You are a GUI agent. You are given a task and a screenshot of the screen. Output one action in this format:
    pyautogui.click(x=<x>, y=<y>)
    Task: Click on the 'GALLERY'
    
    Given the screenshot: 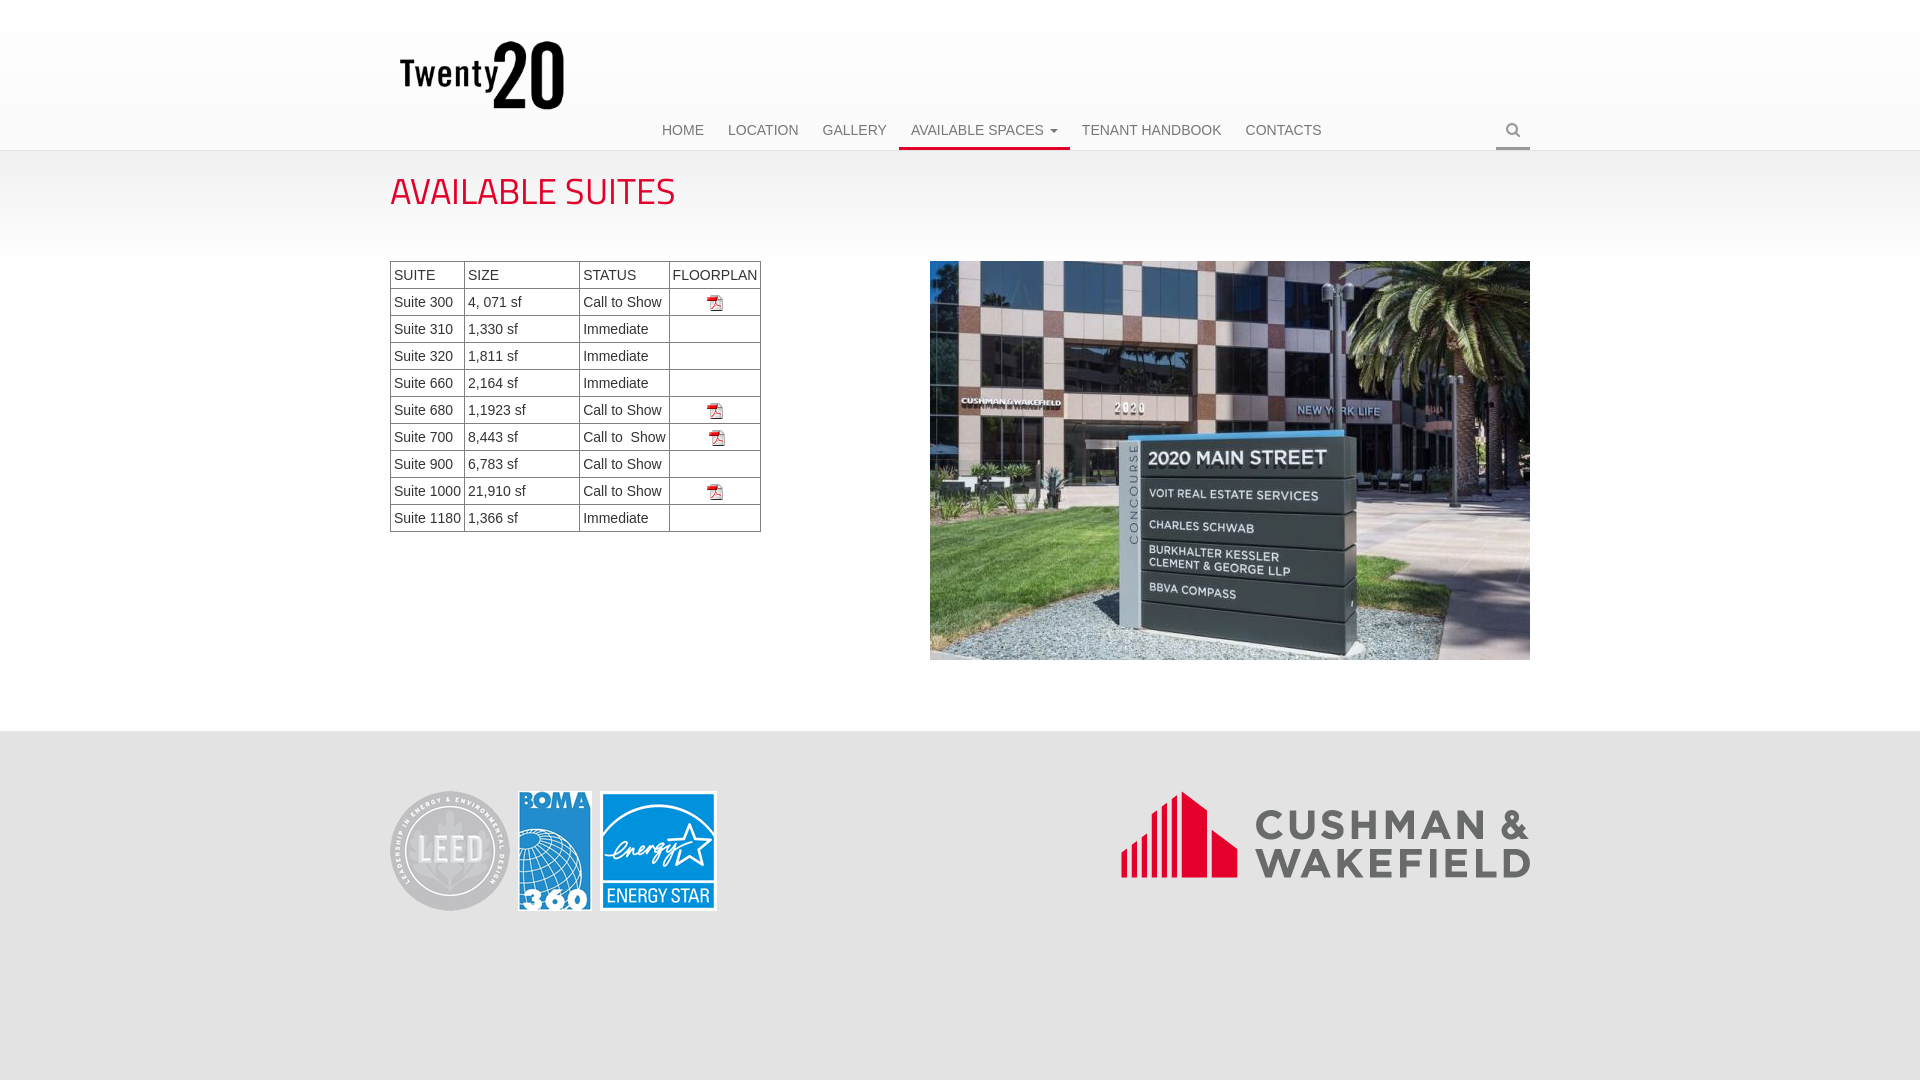 What is the action you would take?
    pyautogui.click(x=854, y=131)
    